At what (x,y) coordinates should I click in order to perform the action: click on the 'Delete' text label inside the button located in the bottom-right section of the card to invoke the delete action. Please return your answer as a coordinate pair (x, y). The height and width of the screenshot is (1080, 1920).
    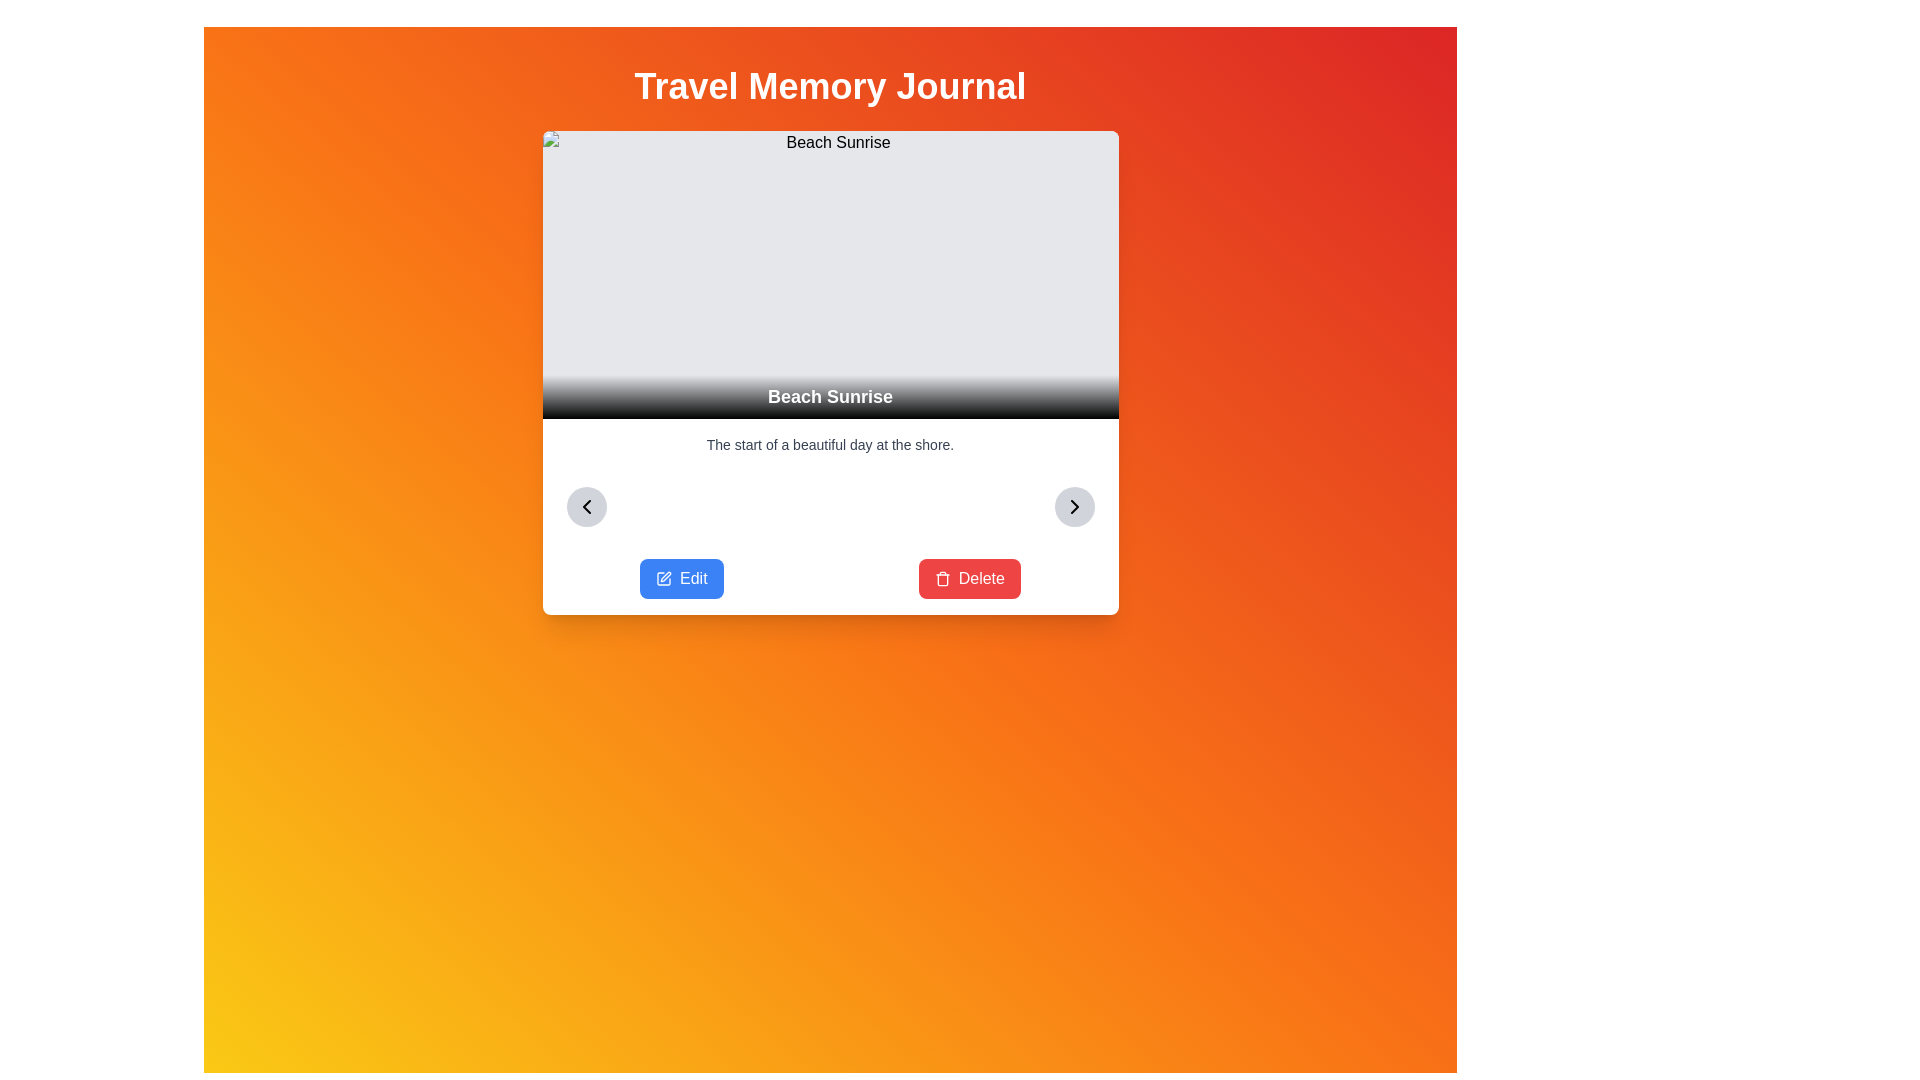
    Looking at the image, I should click on (981, 578).